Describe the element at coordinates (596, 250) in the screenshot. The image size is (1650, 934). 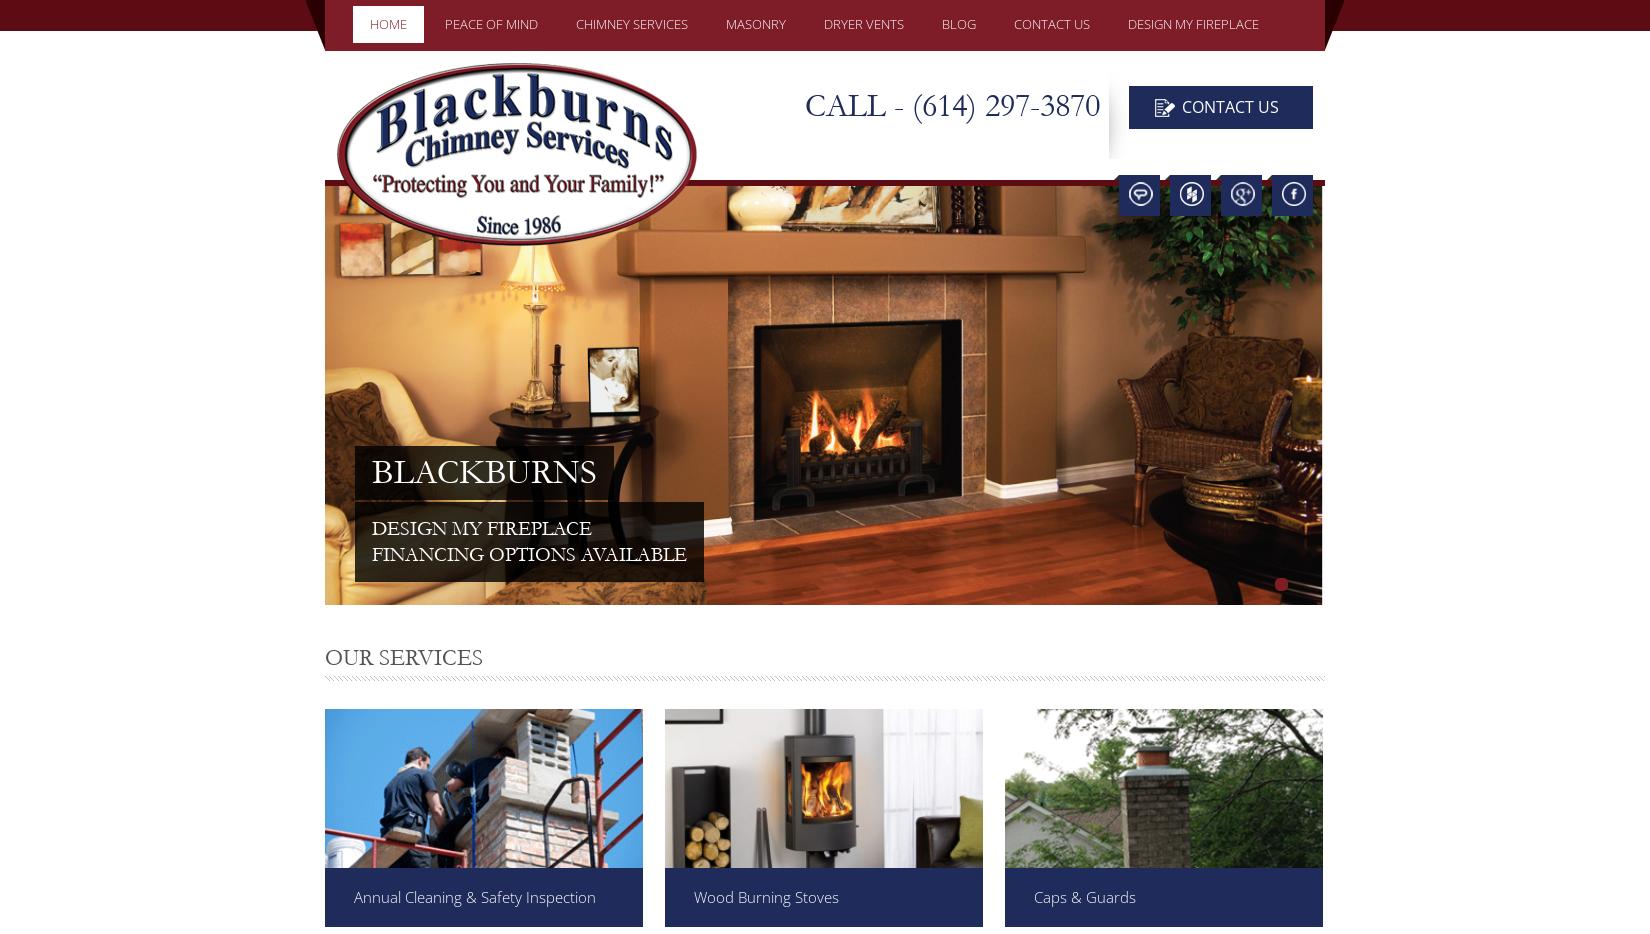
I see `'FAQ'` at that location.